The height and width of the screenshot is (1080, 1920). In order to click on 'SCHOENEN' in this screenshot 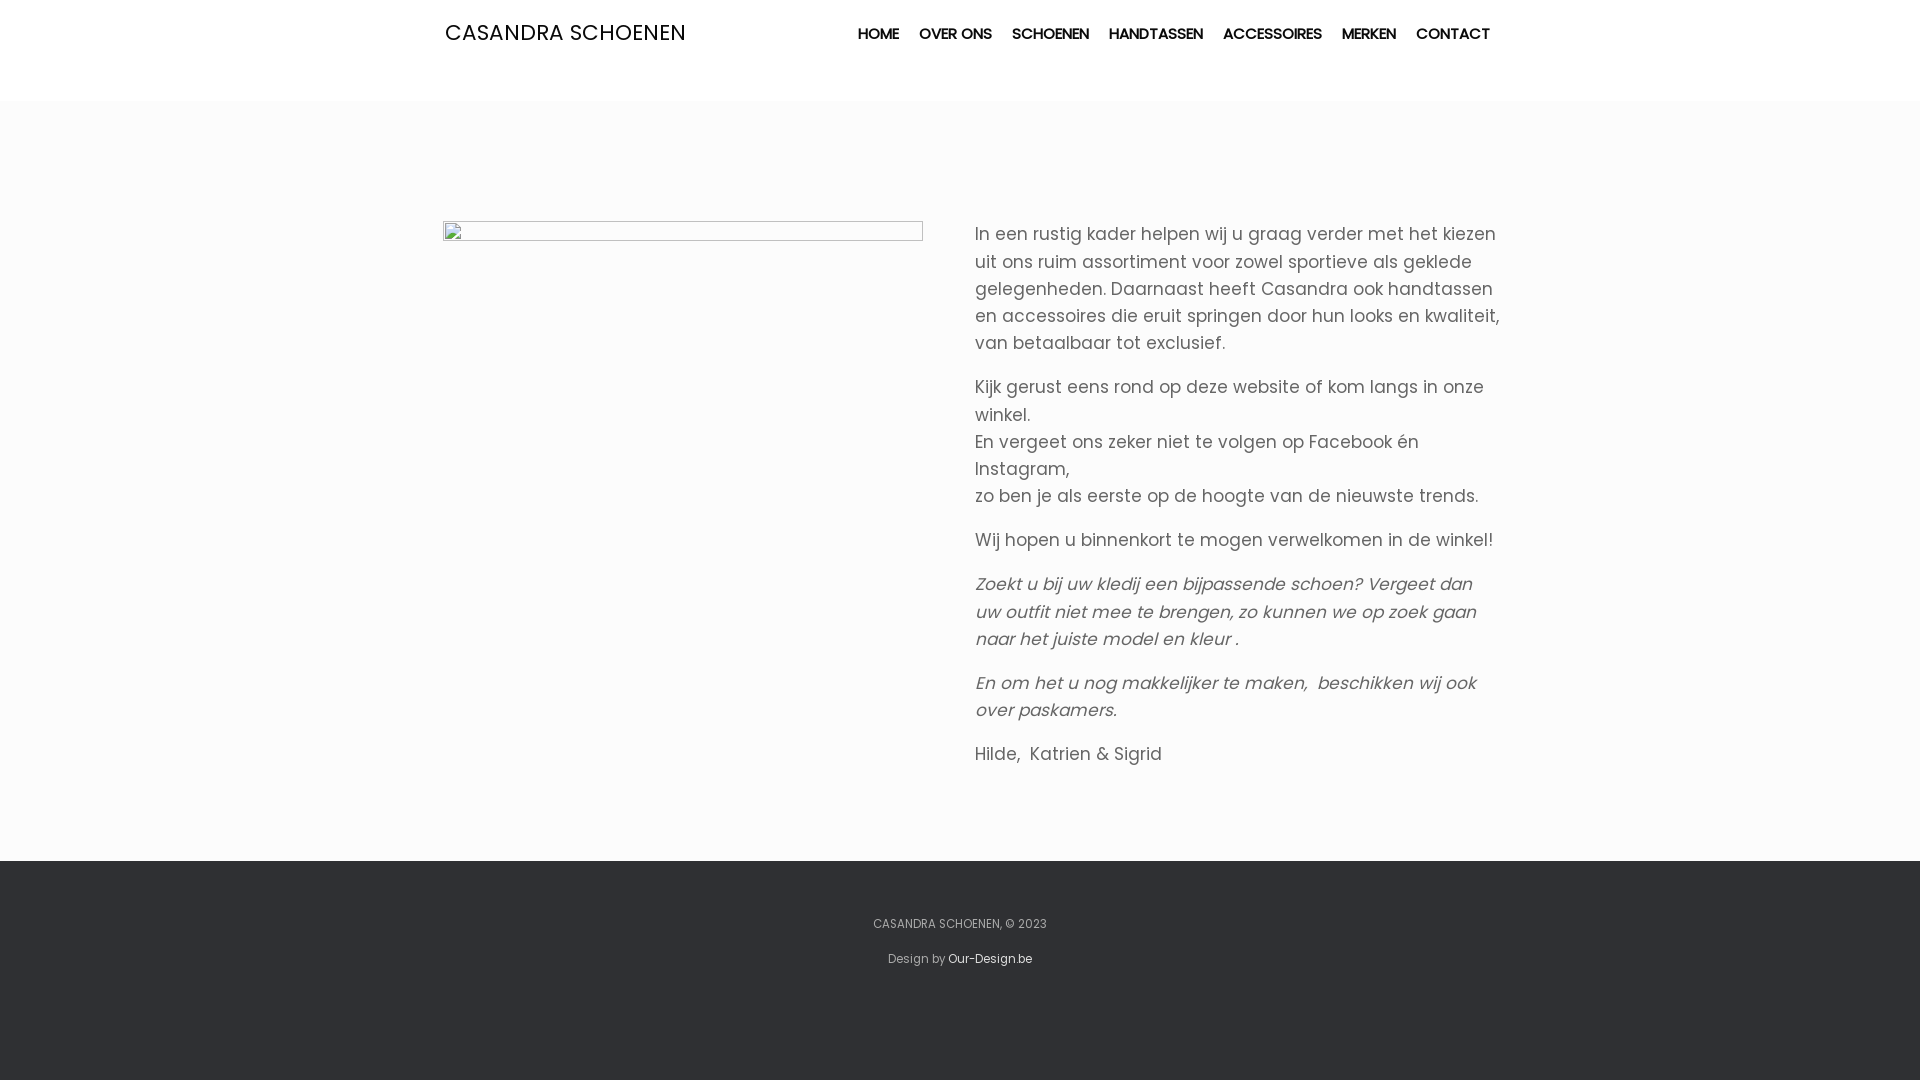, I will do `click(1049, 33)`.